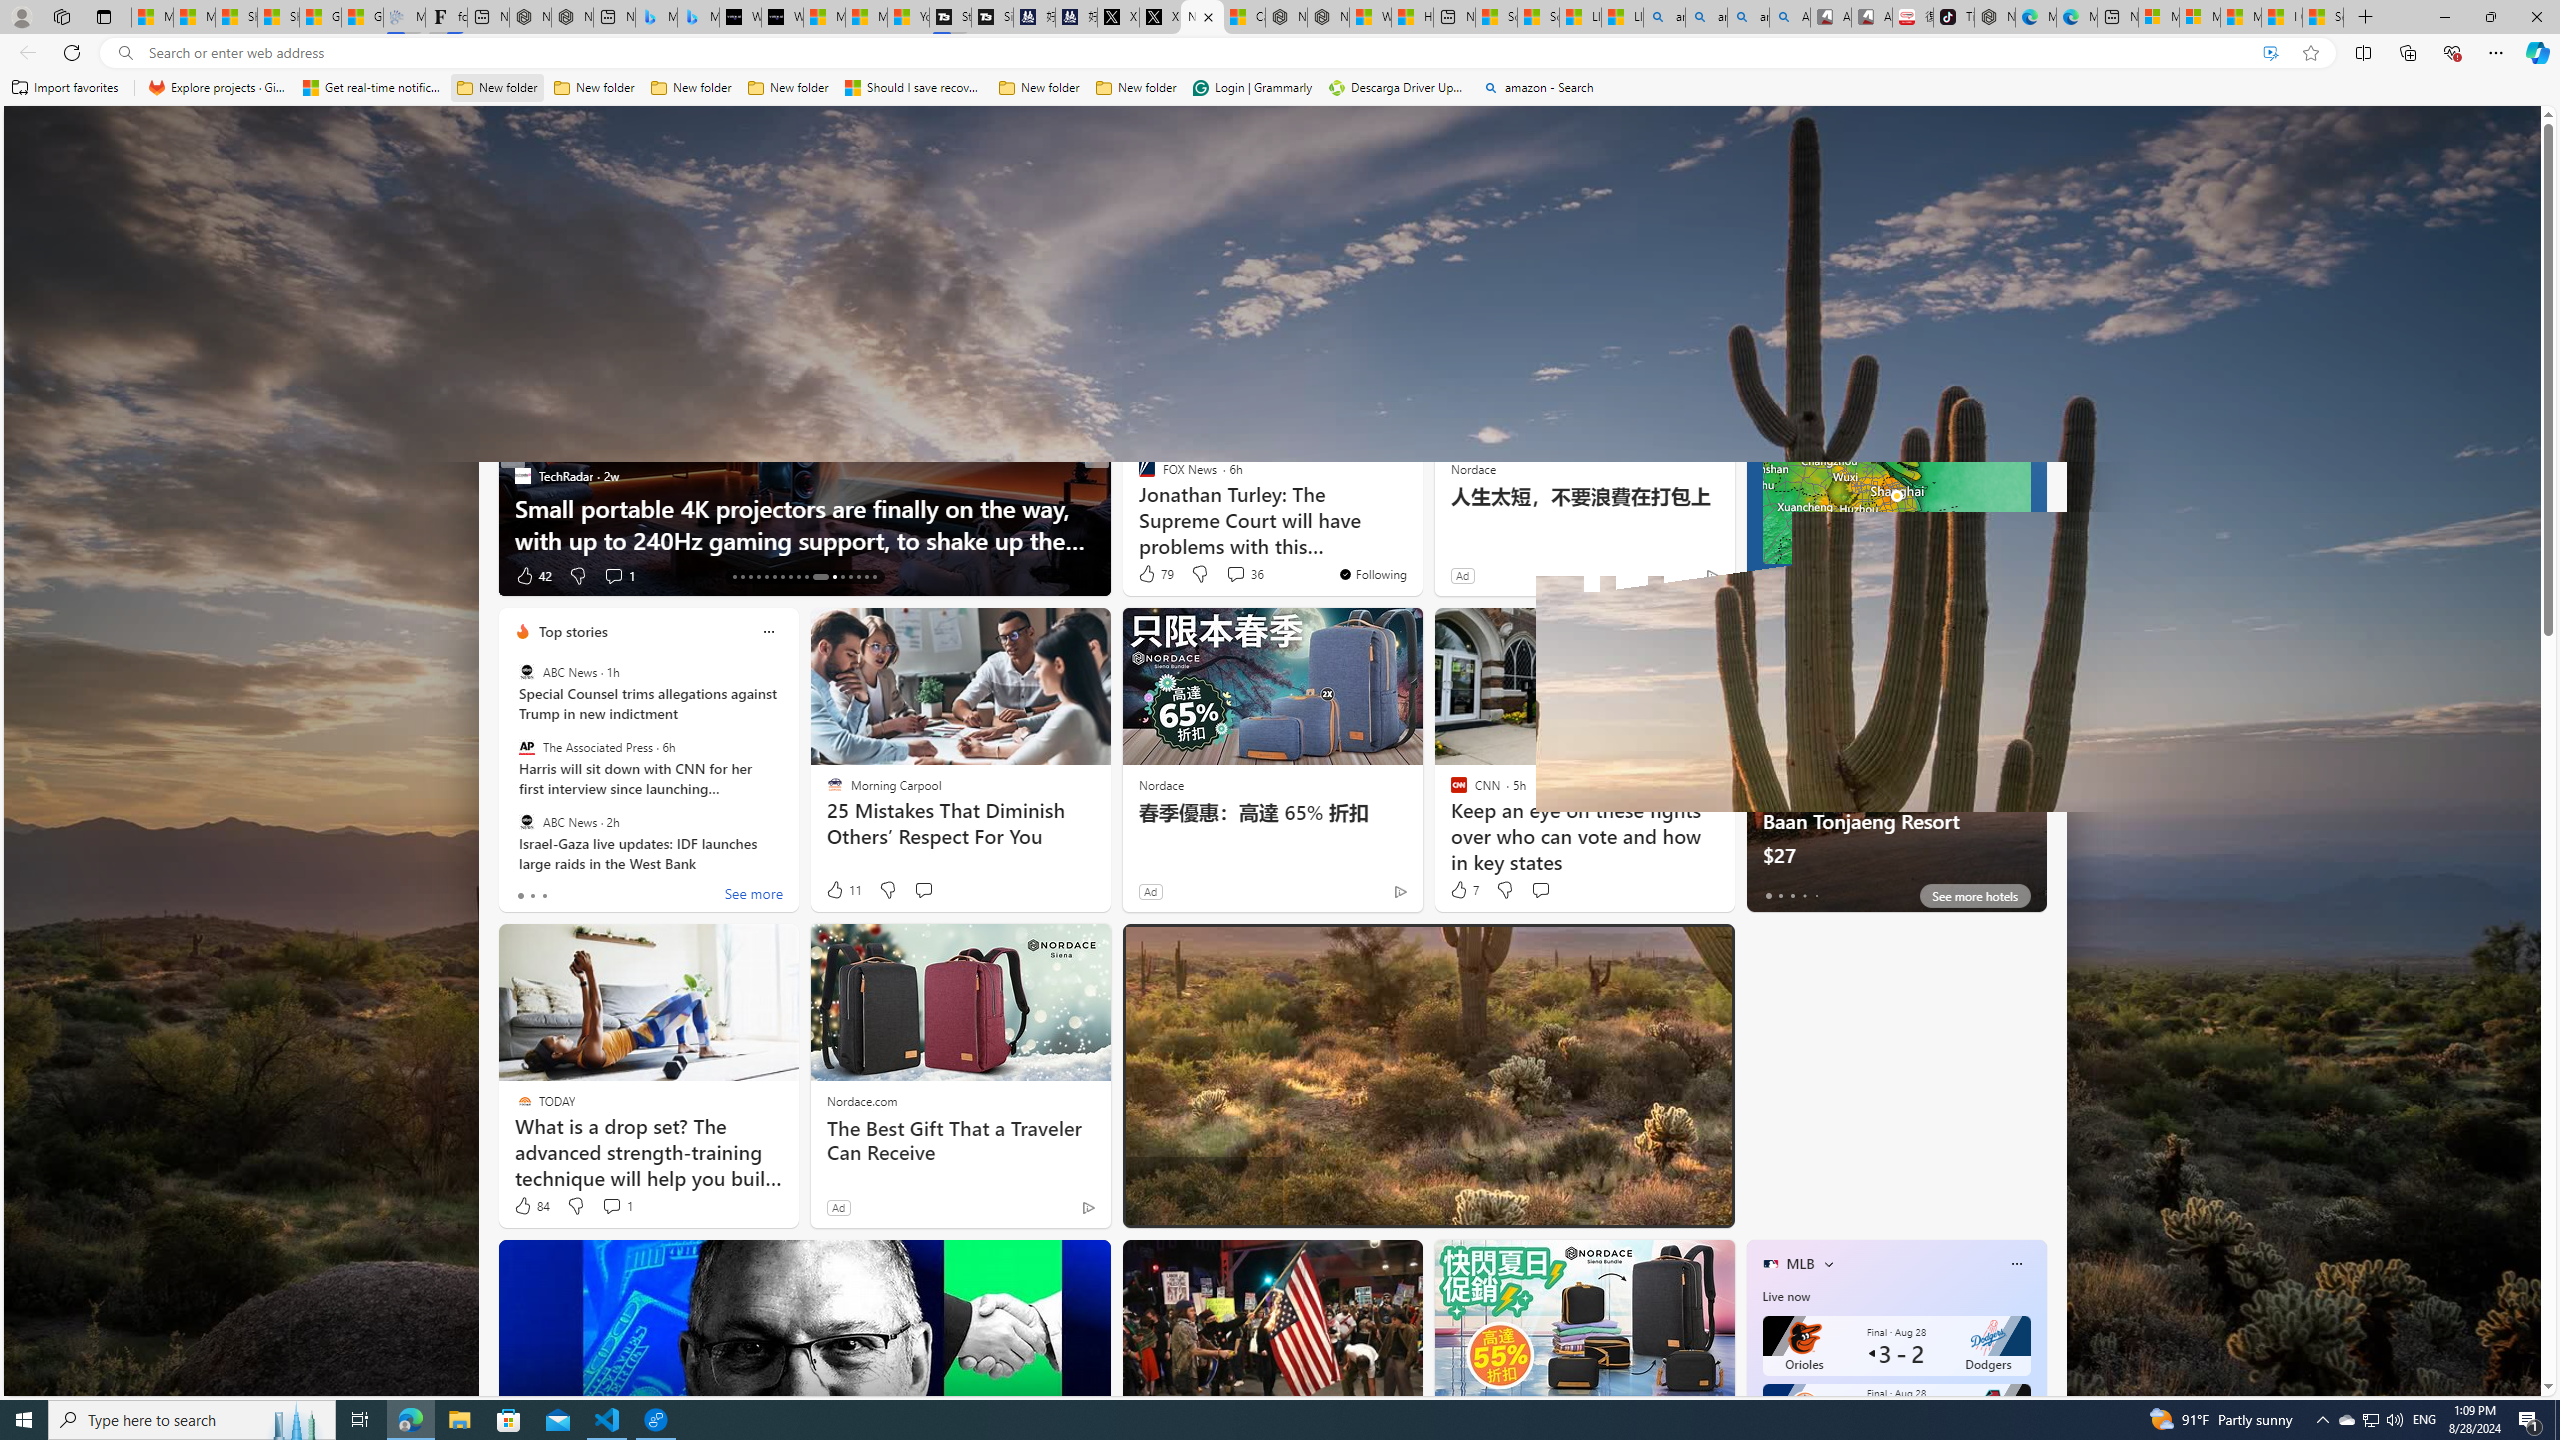 This screenshot has height=1440, width=2560. I want to click on 'Browser essentials', so click(2451, 51).